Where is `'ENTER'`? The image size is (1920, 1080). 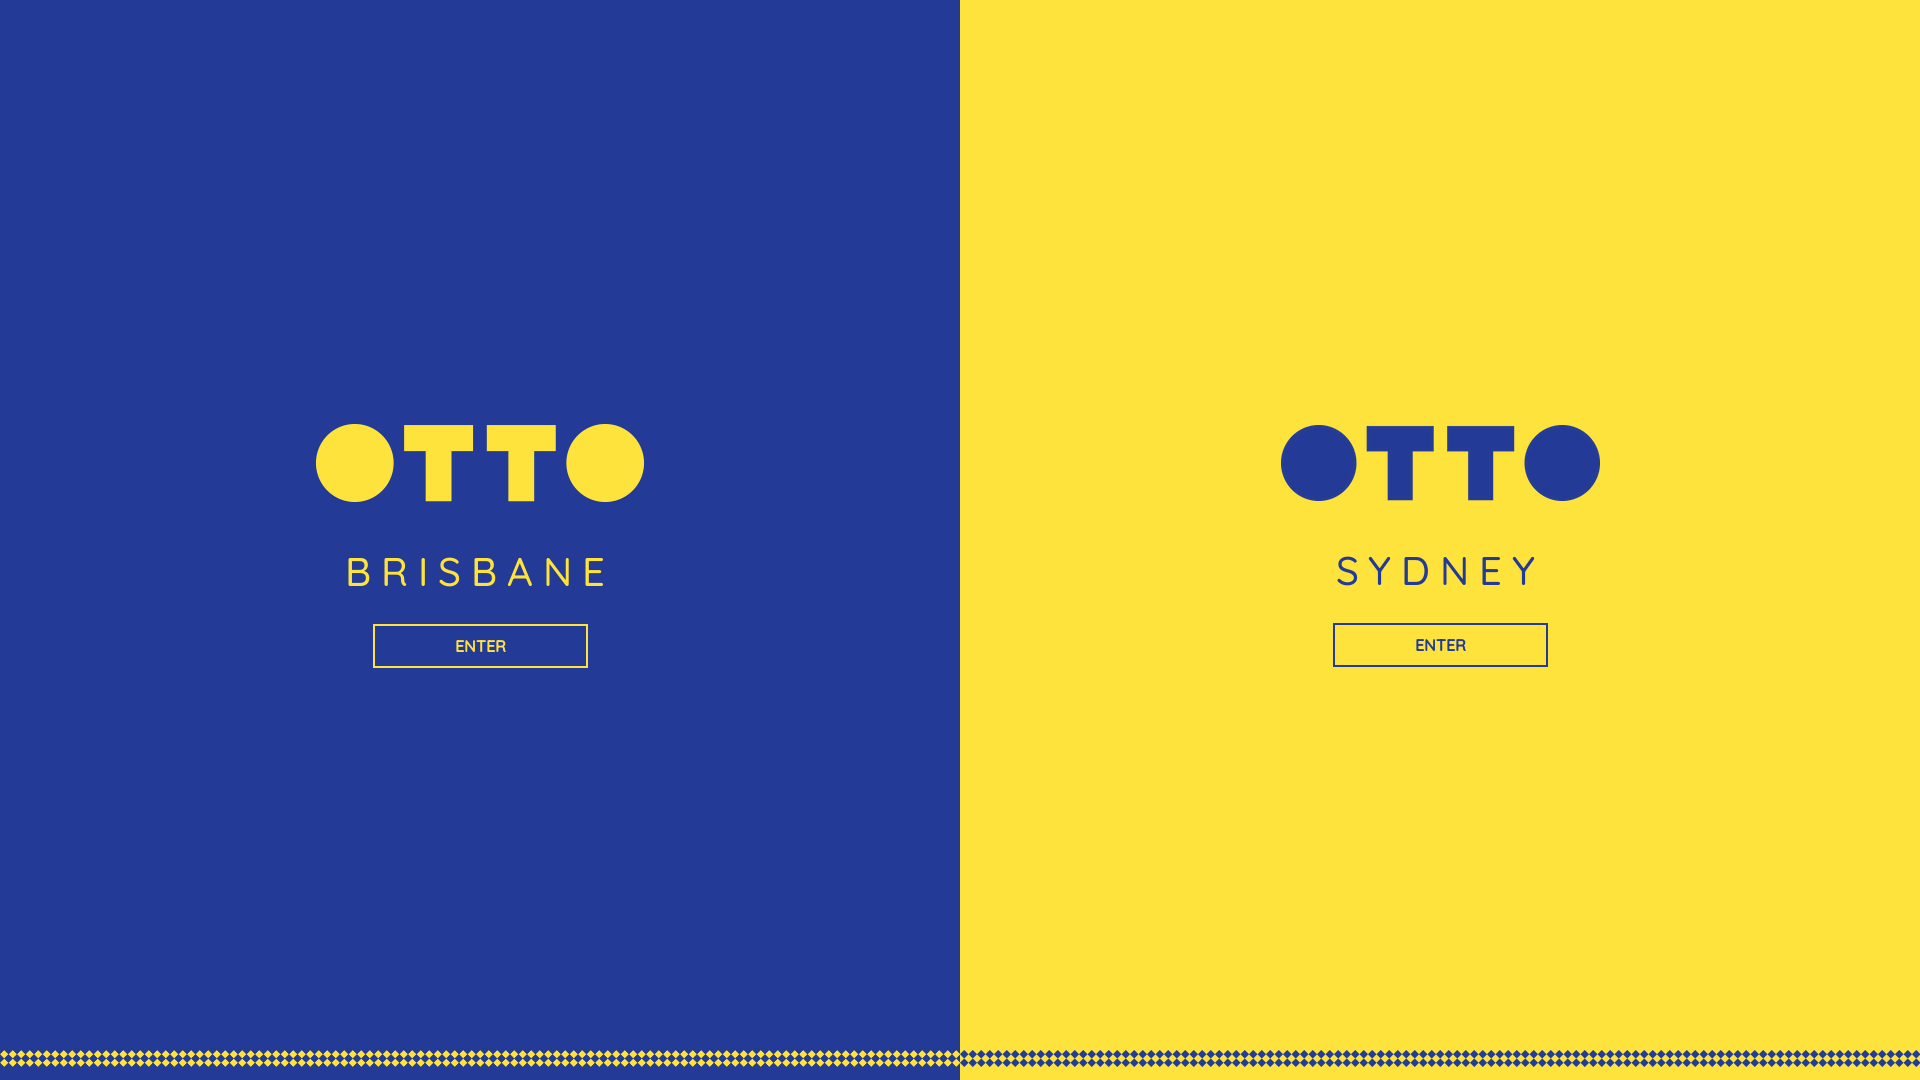
'ENTER' is located at coordinates (1438, 644).